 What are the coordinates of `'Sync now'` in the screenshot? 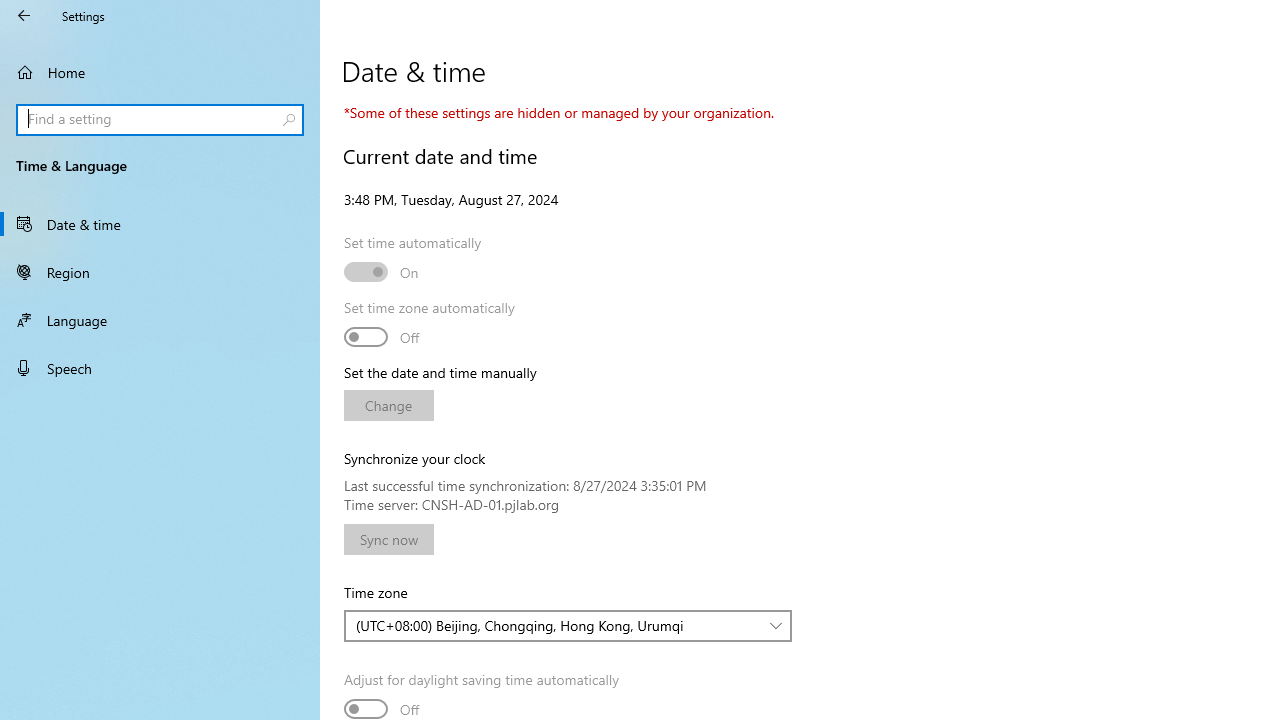 It's located at (389, 538).